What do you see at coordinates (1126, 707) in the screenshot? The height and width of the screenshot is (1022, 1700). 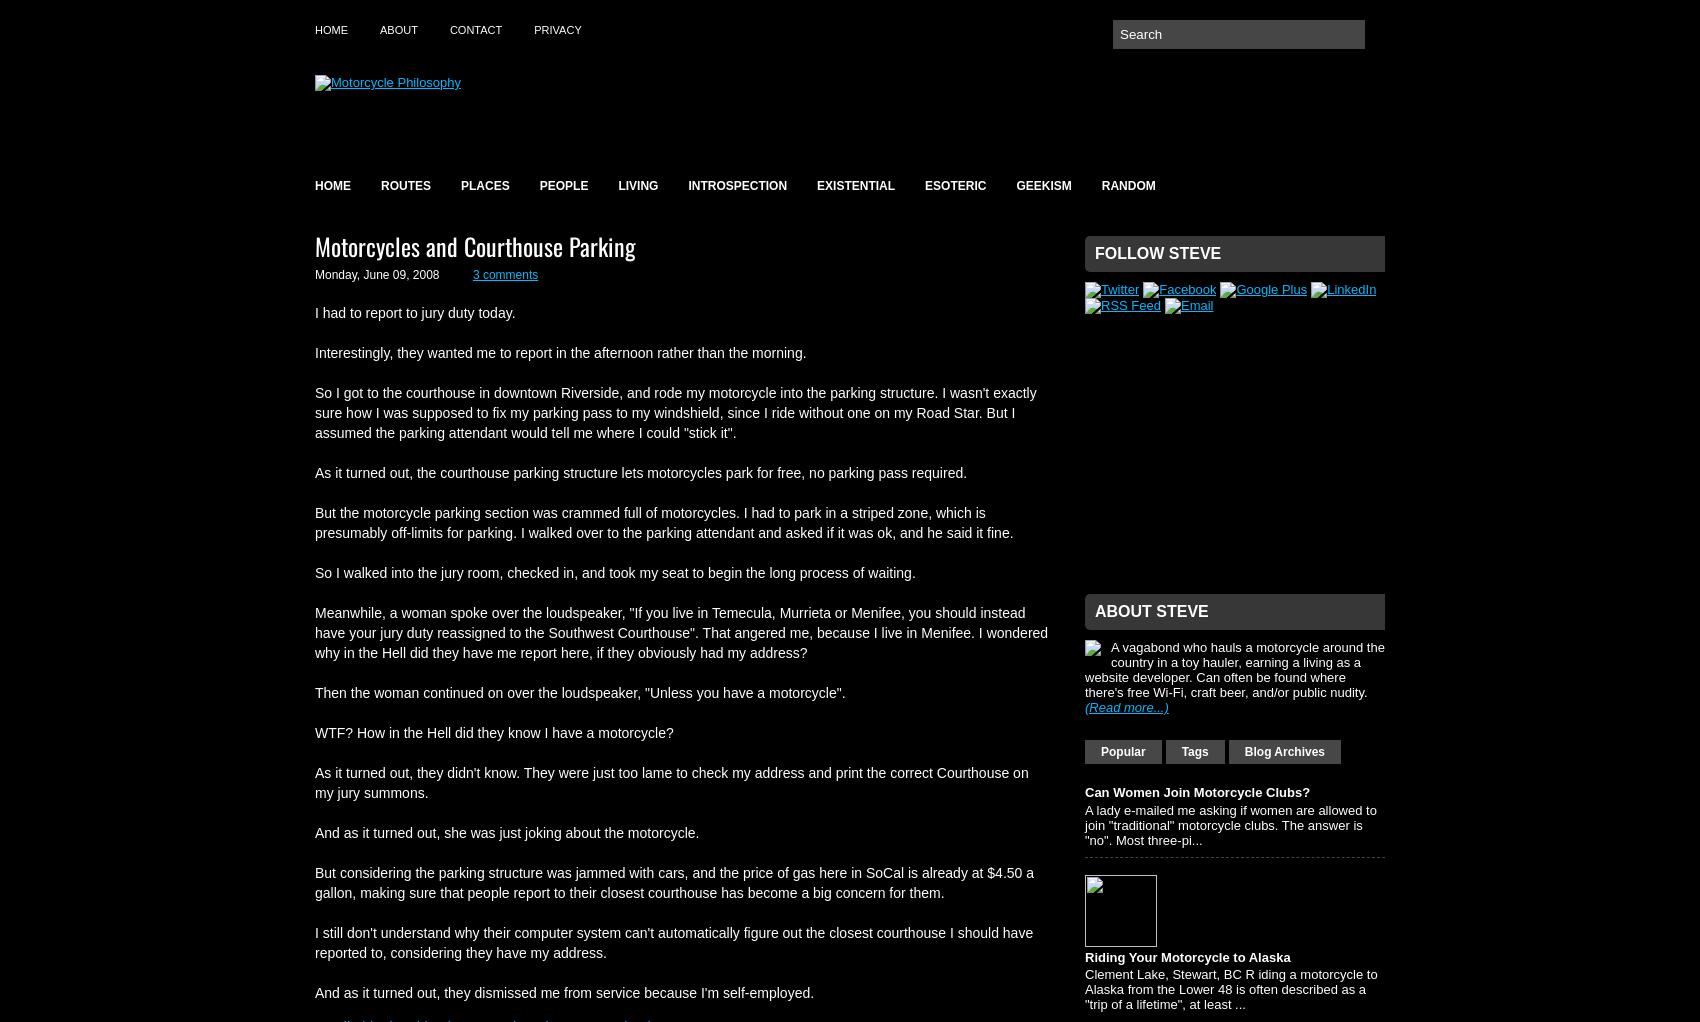 I see `'(Read more...)'` at bounding box center [1126, 707].